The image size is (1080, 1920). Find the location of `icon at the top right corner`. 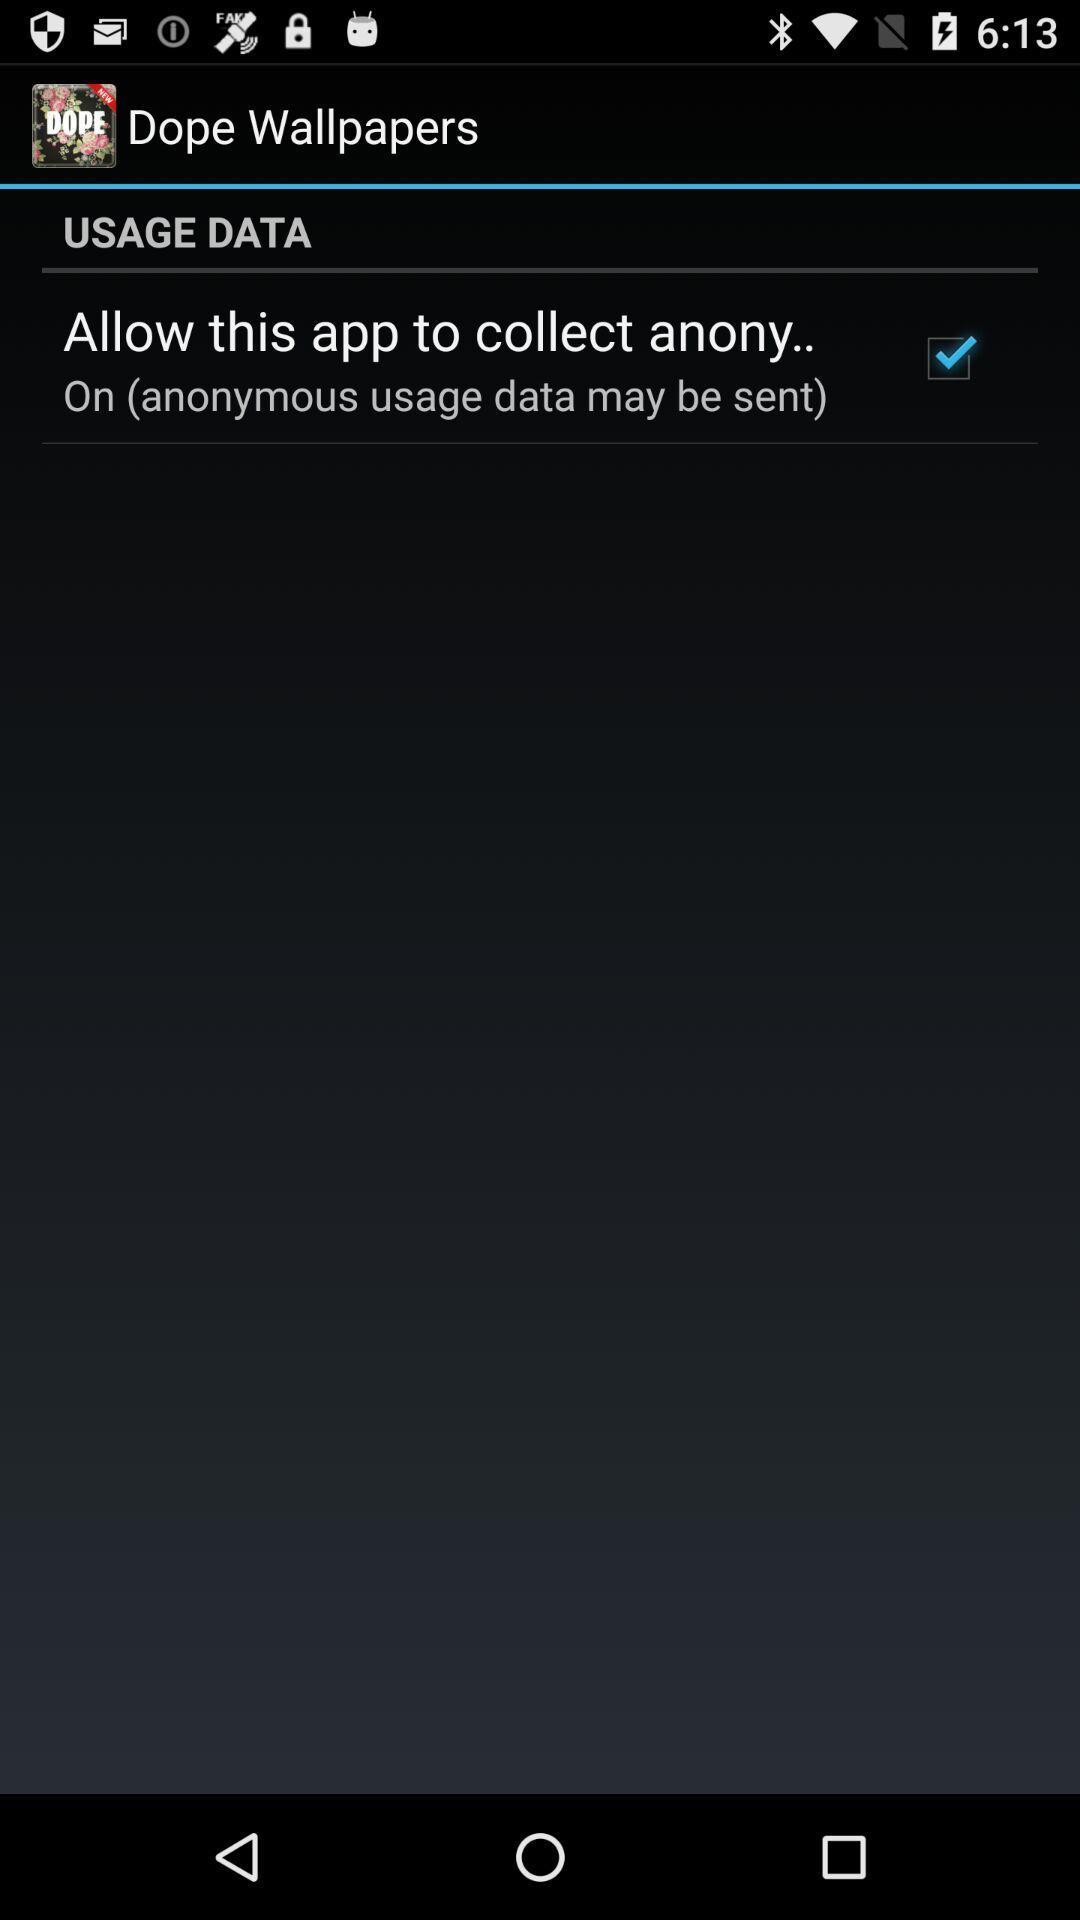

icon at the top right corner is located at coordinates (947, 358).